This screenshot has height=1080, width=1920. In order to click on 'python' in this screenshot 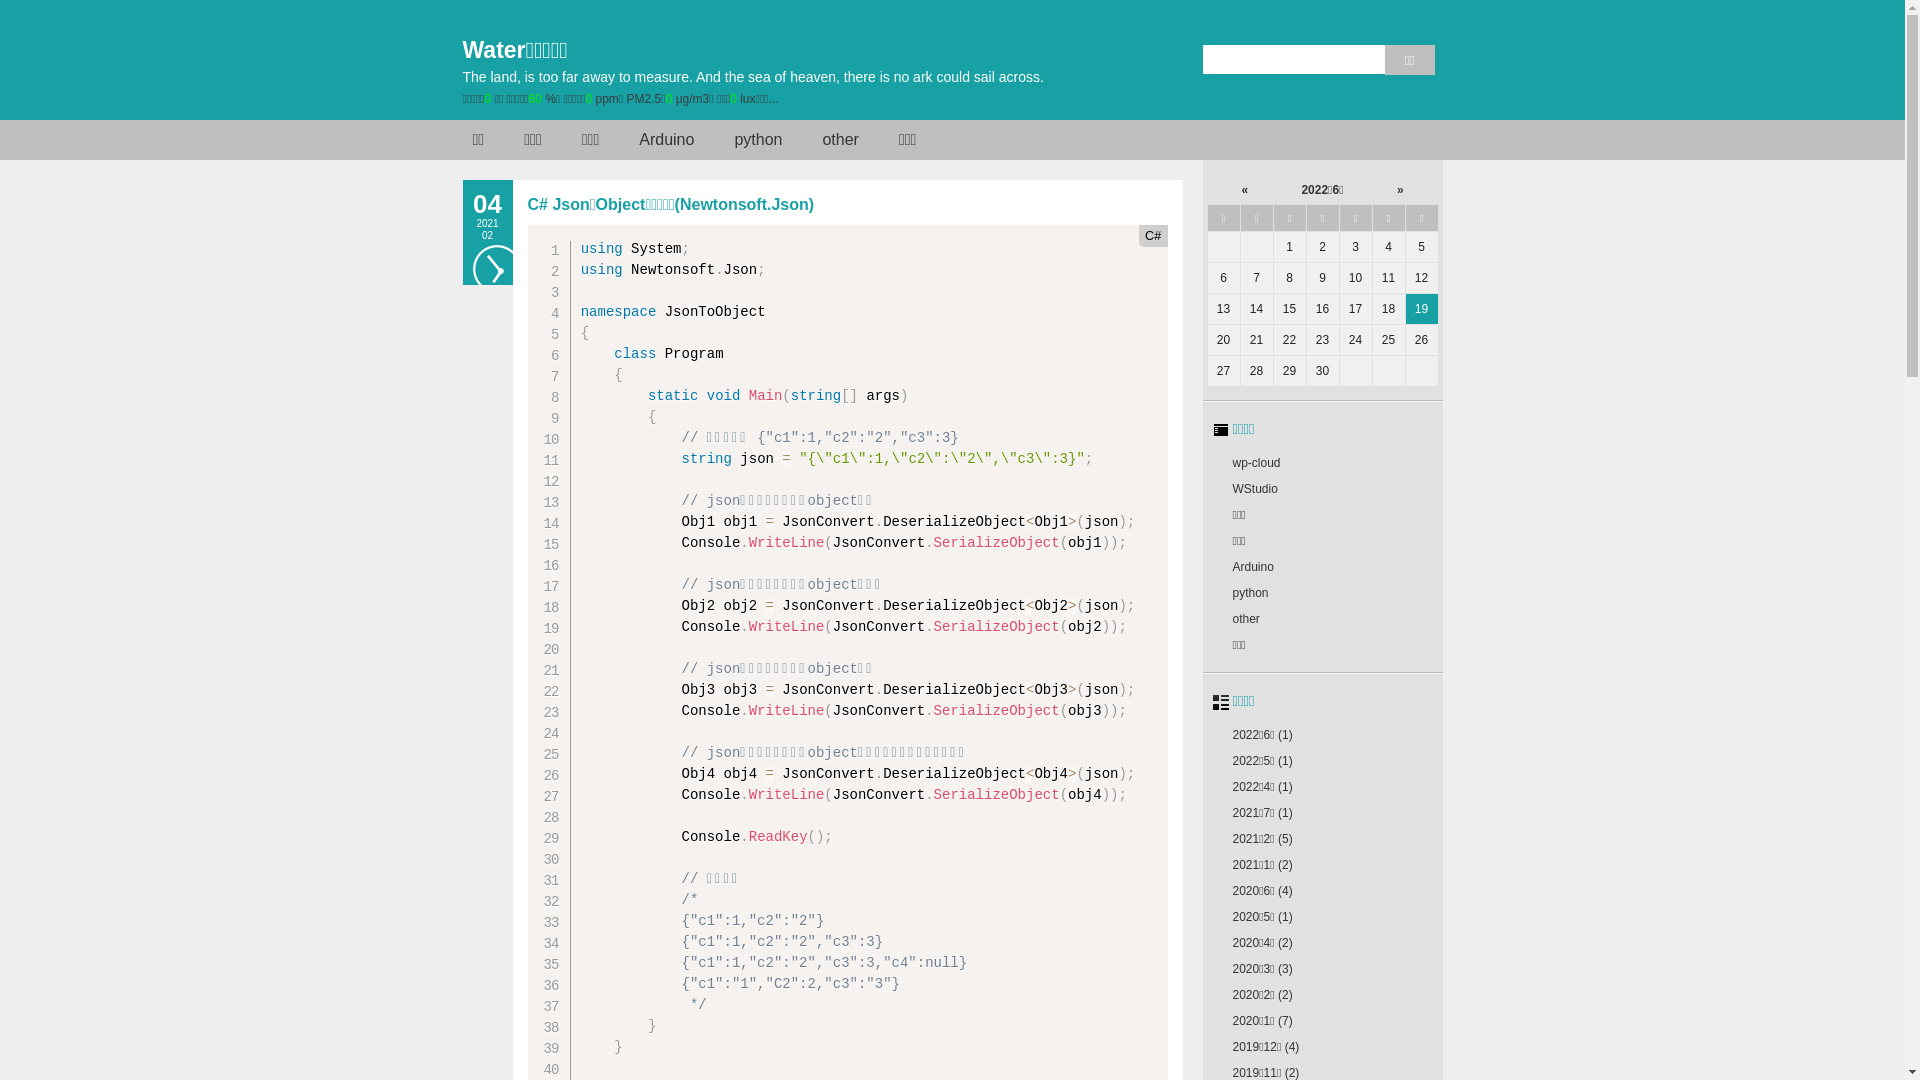, I will do `click(757, 138)`.